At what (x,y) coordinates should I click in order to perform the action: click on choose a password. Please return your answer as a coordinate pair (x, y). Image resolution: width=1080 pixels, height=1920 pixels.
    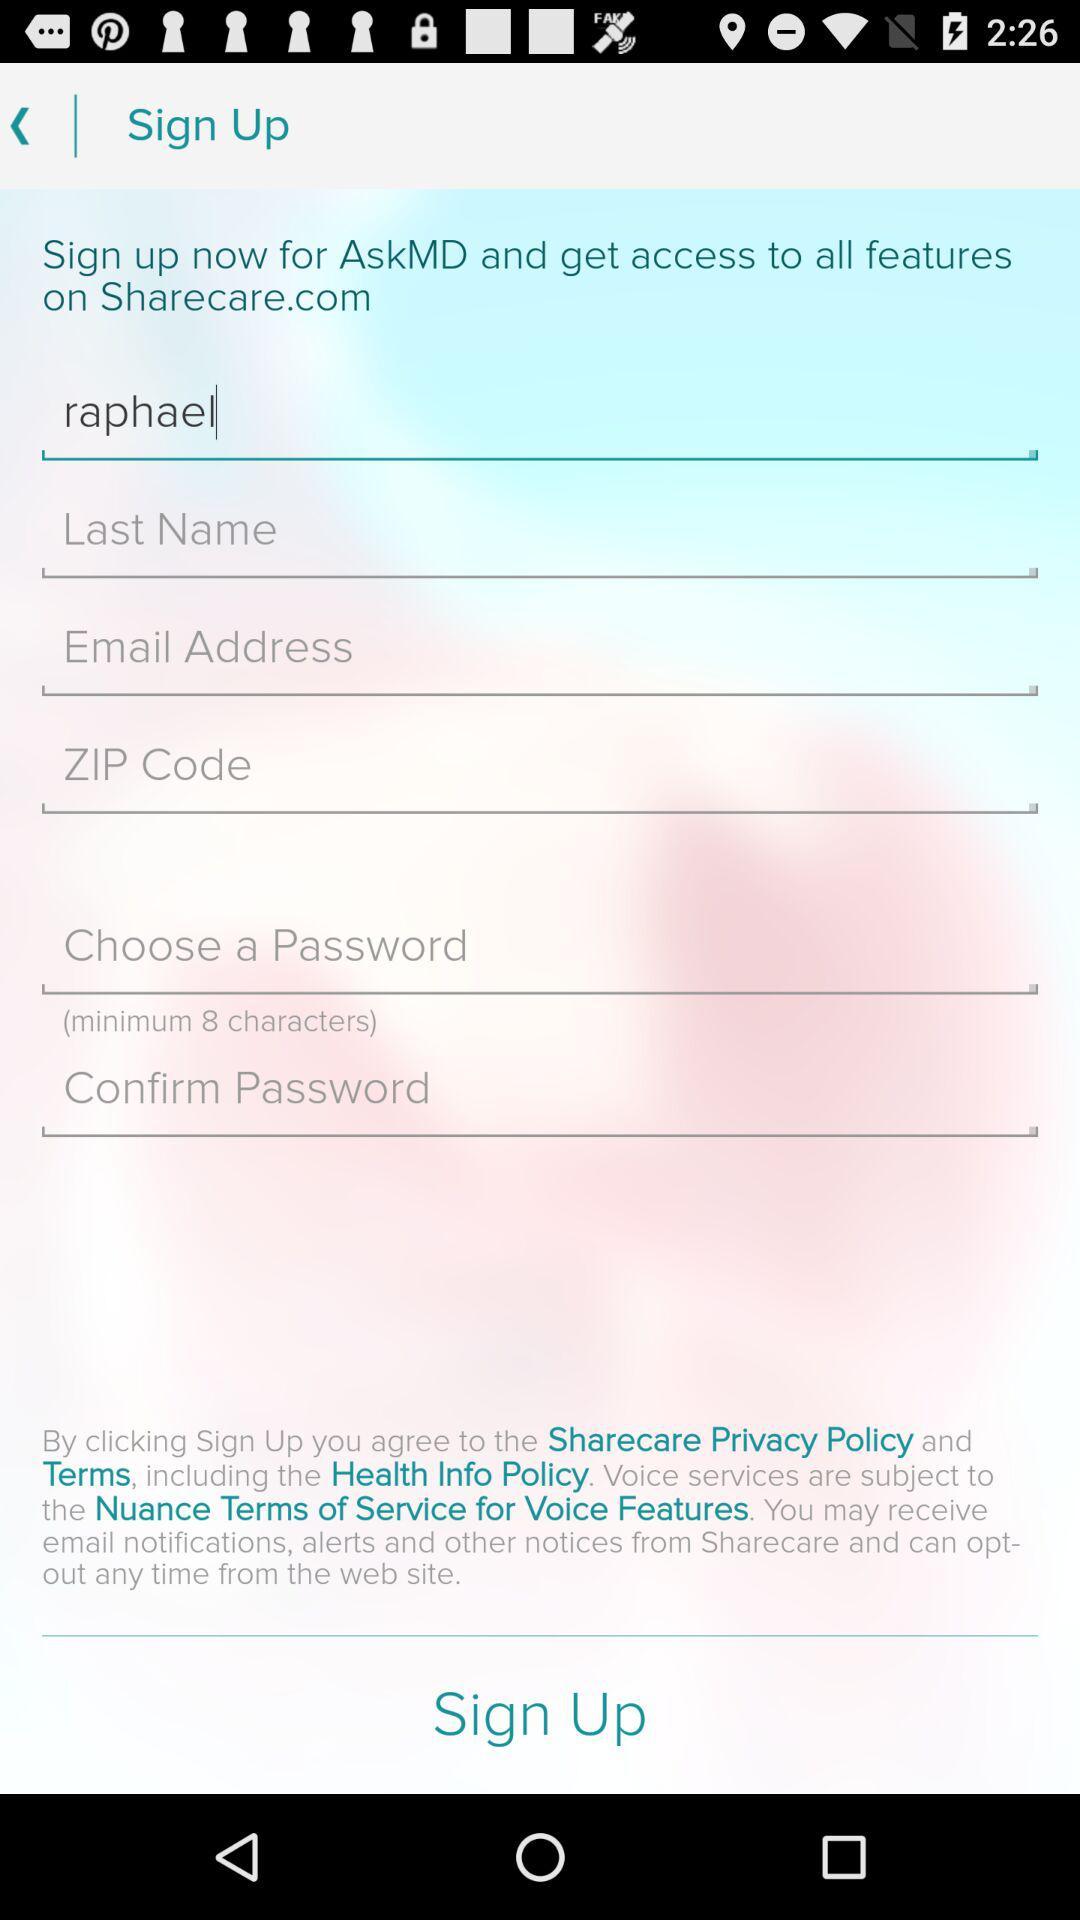
    Looking at the image, I should click on (540, 945).